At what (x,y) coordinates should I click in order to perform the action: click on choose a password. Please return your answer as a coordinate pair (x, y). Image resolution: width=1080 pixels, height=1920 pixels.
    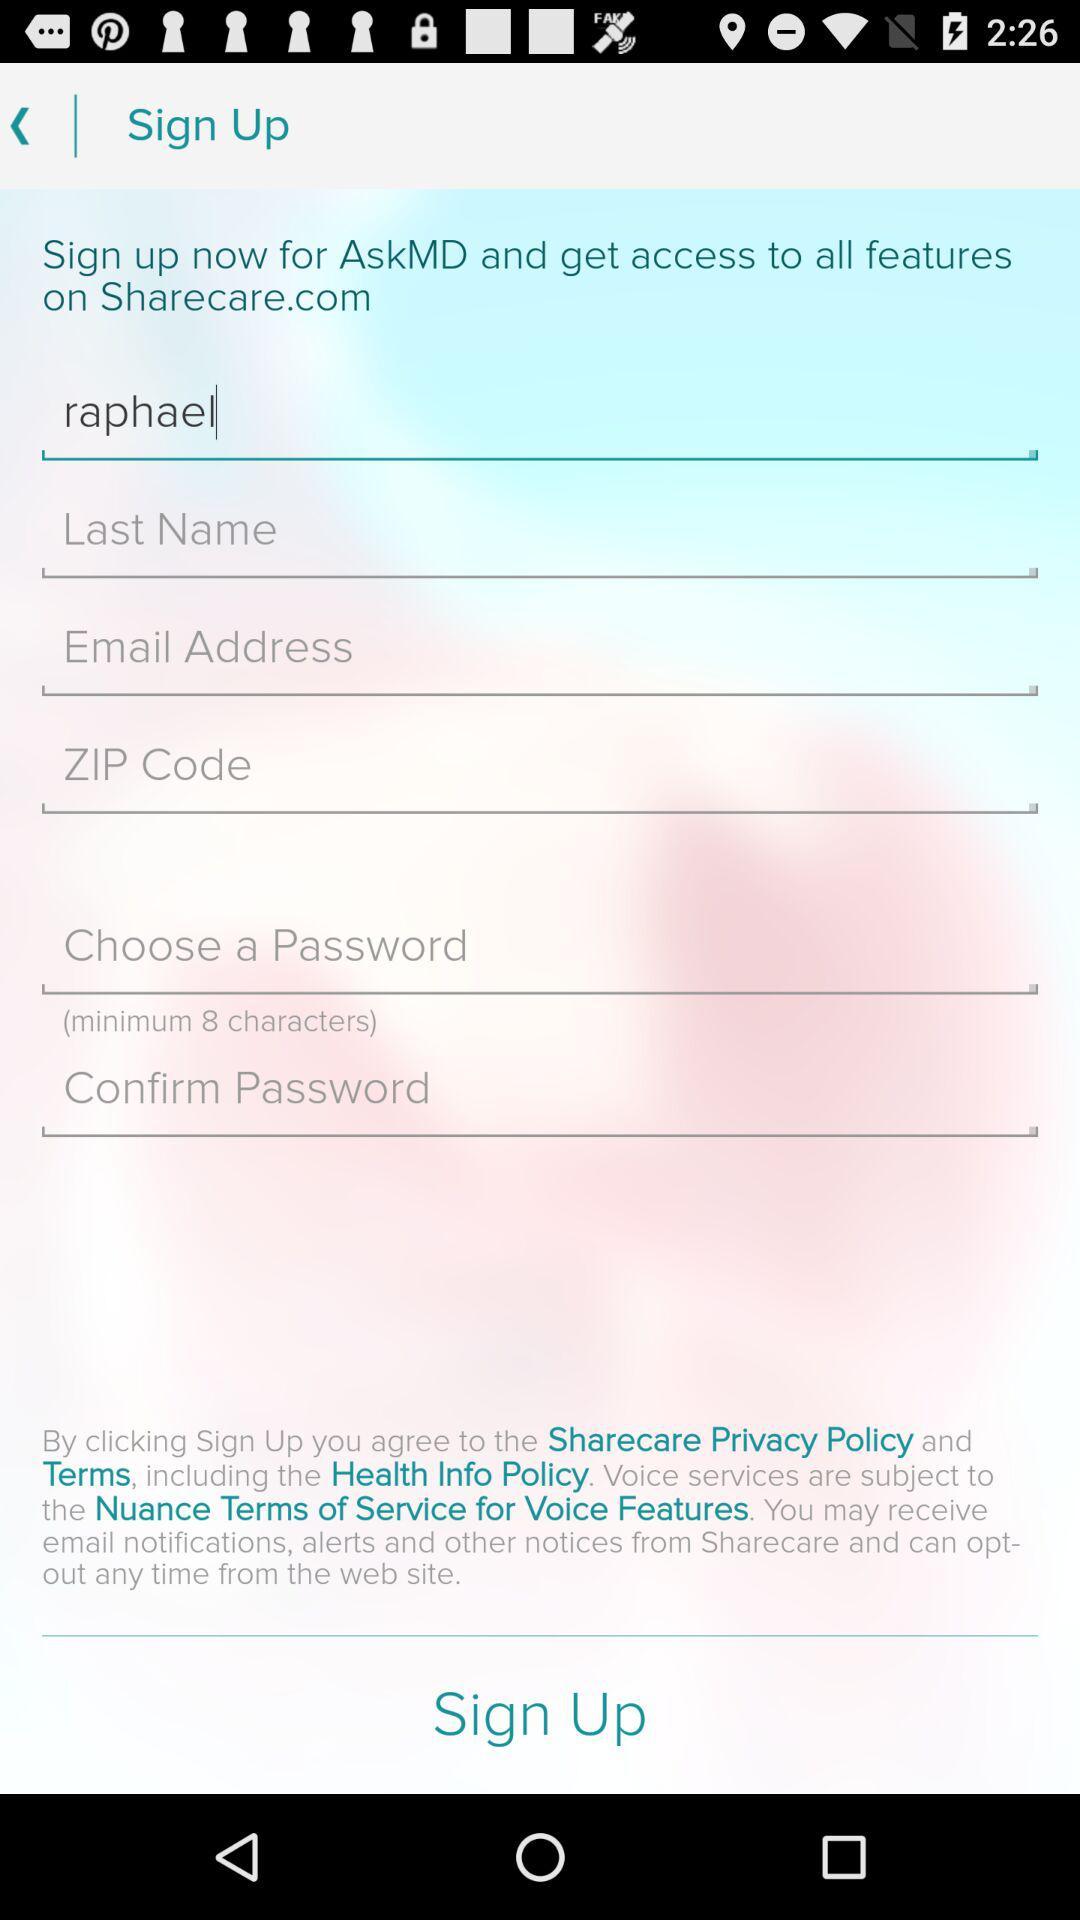
    Looking at the image, I should click on (540, 945).